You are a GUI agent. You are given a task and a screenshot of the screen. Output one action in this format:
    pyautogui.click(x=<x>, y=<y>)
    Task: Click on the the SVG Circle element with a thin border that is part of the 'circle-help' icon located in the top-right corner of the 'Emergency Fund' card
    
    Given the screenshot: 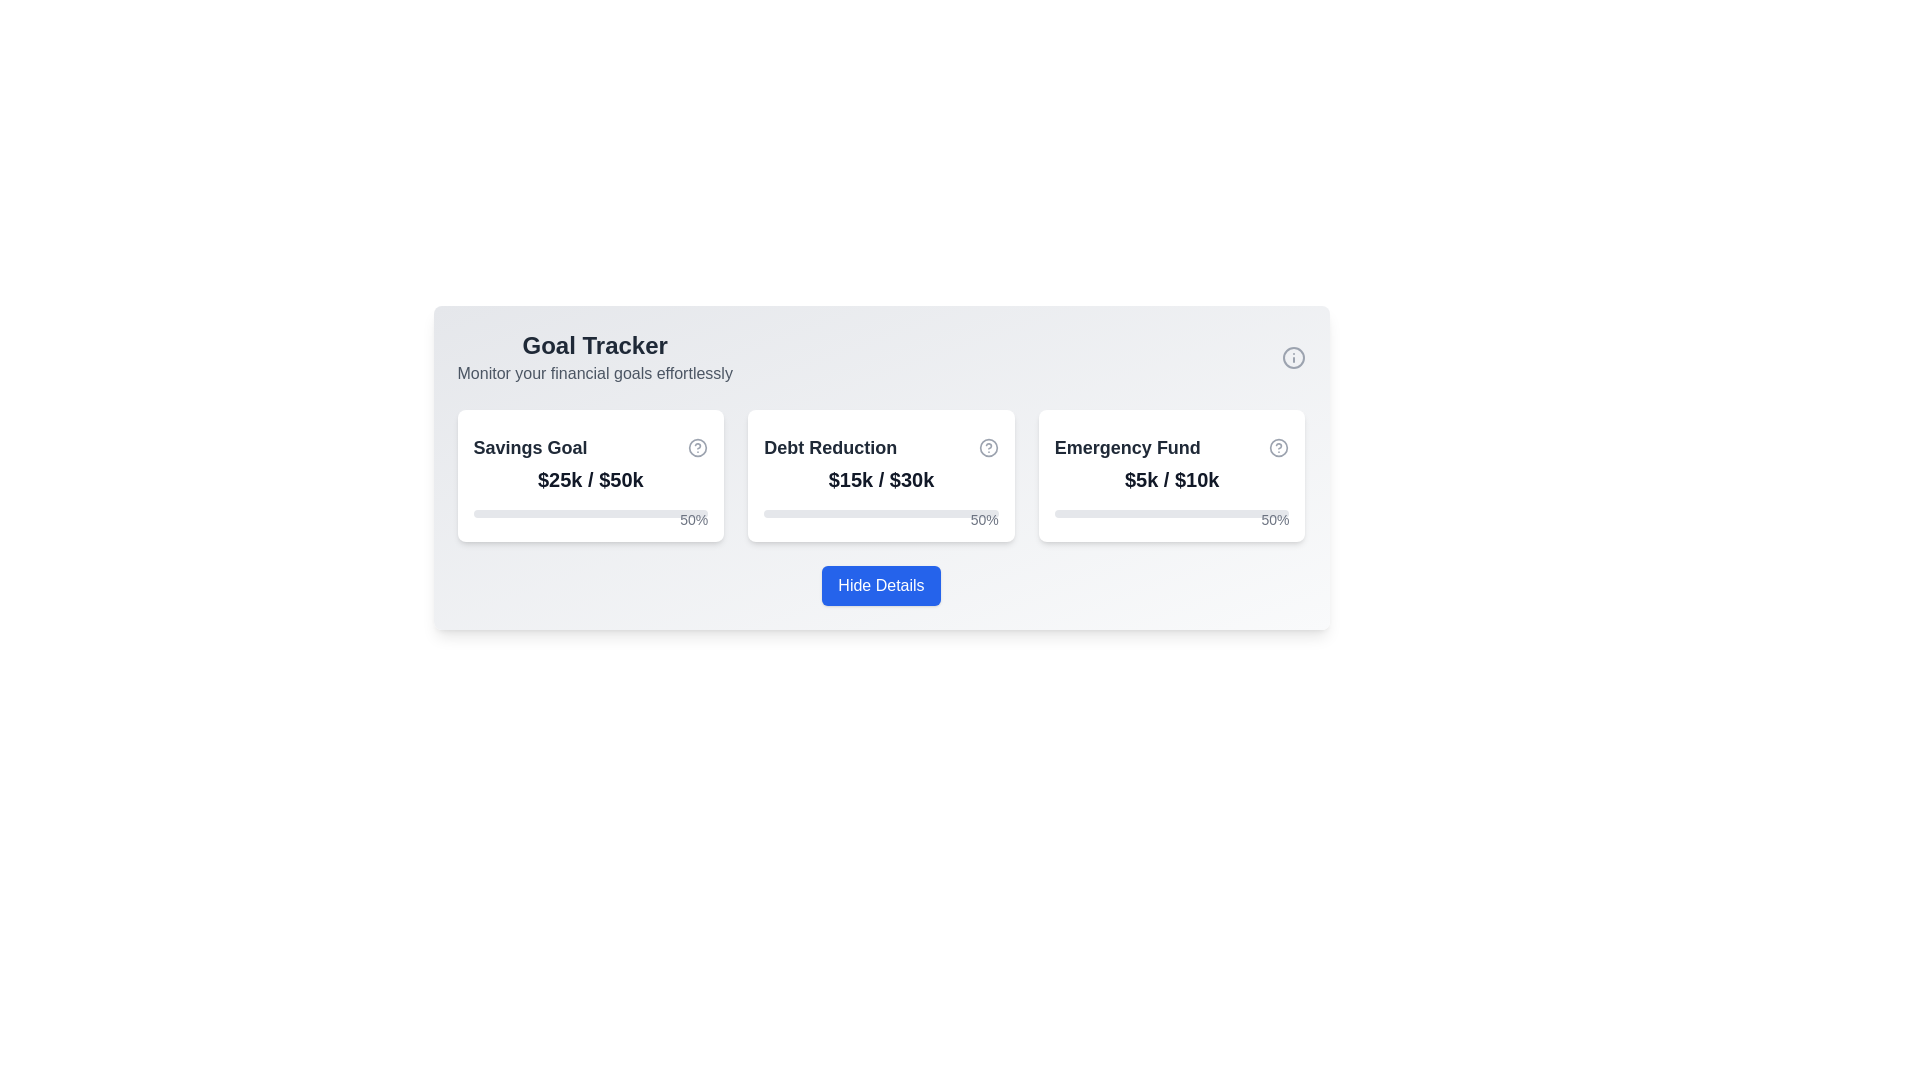 What is the action you would take?
    pyautogui.click(x=1278, y=446)
    